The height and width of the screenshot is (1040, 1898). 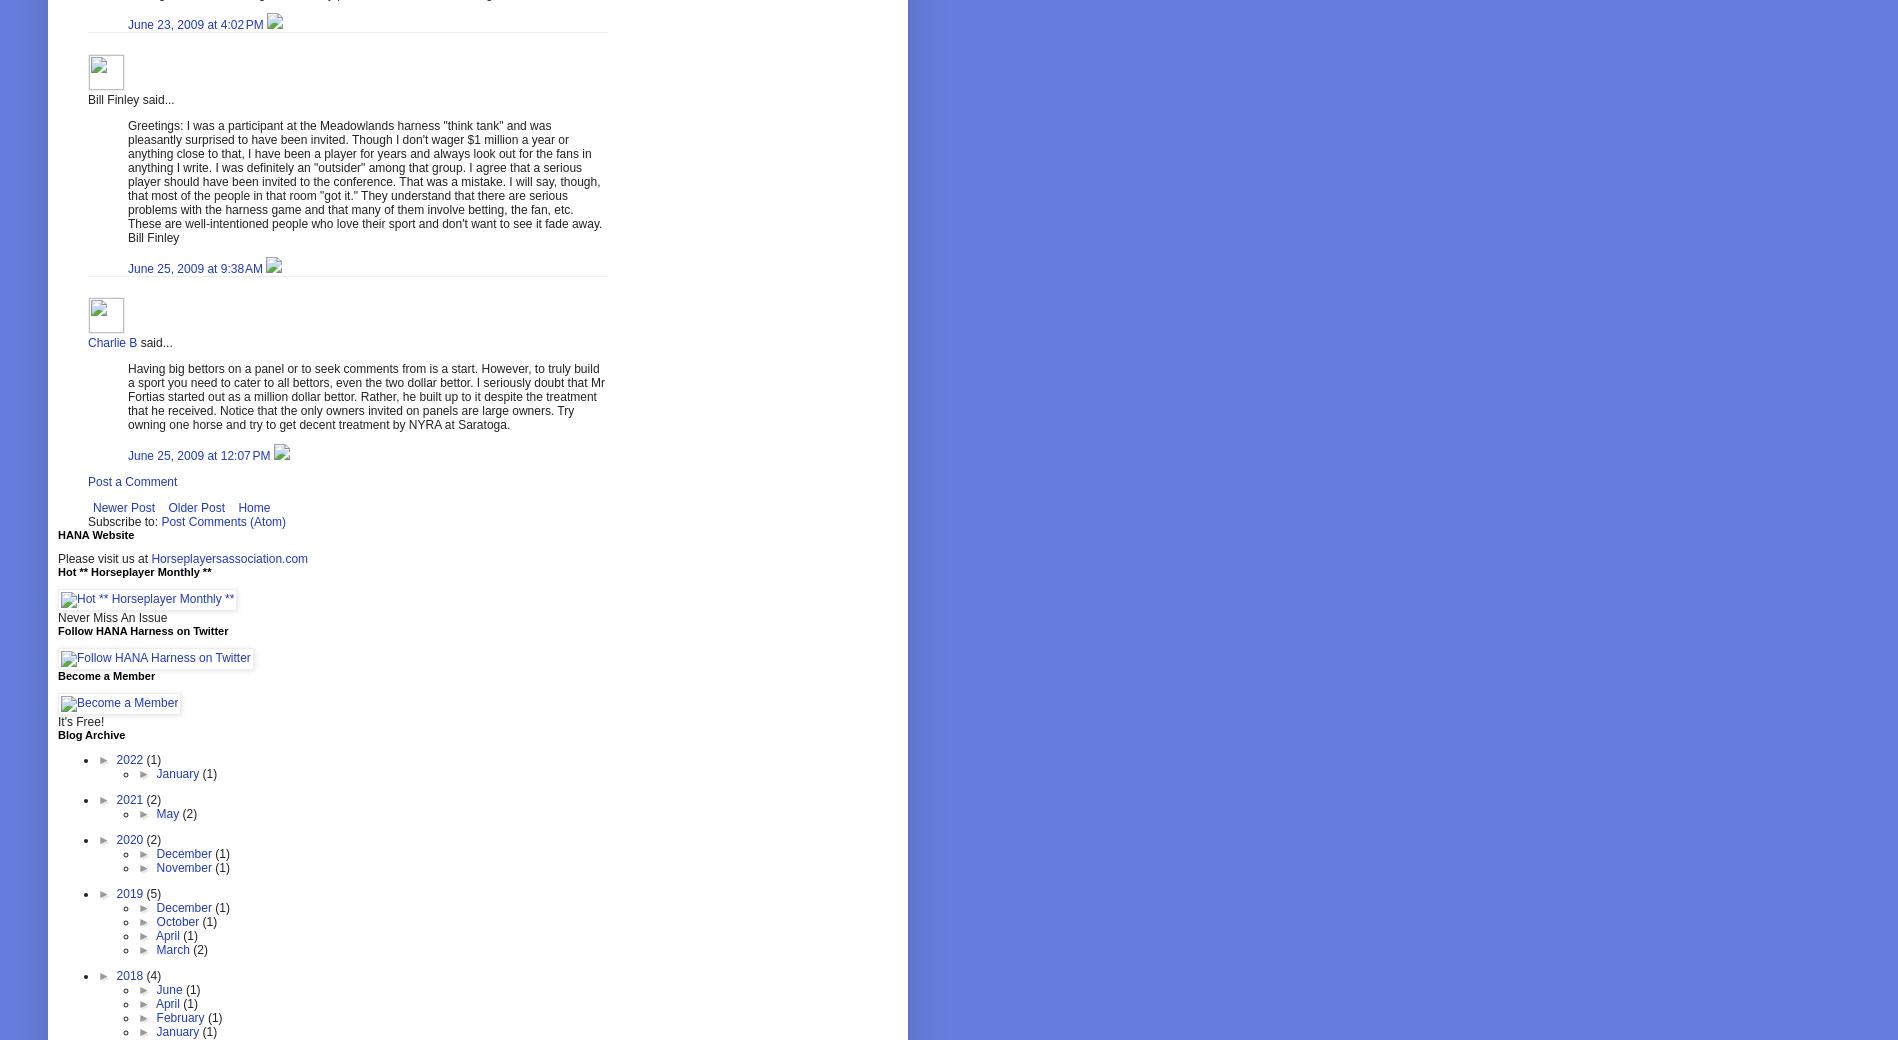 I want to click on 'Having big bettors on a panel or to seek comments from is a start. However, to truly build a sport you need to cater to all bettors, even the two dollar bettor. I seriously doubt that Mr Fortias started out as a million dollar bettor. Rather, he built up to it despite the treatment that he received. Notice that the only owners invited on panels are large owners. Try owning one horse and try to get decent treatment by NYRA at Saratoga.', so click(x=365, y=396).